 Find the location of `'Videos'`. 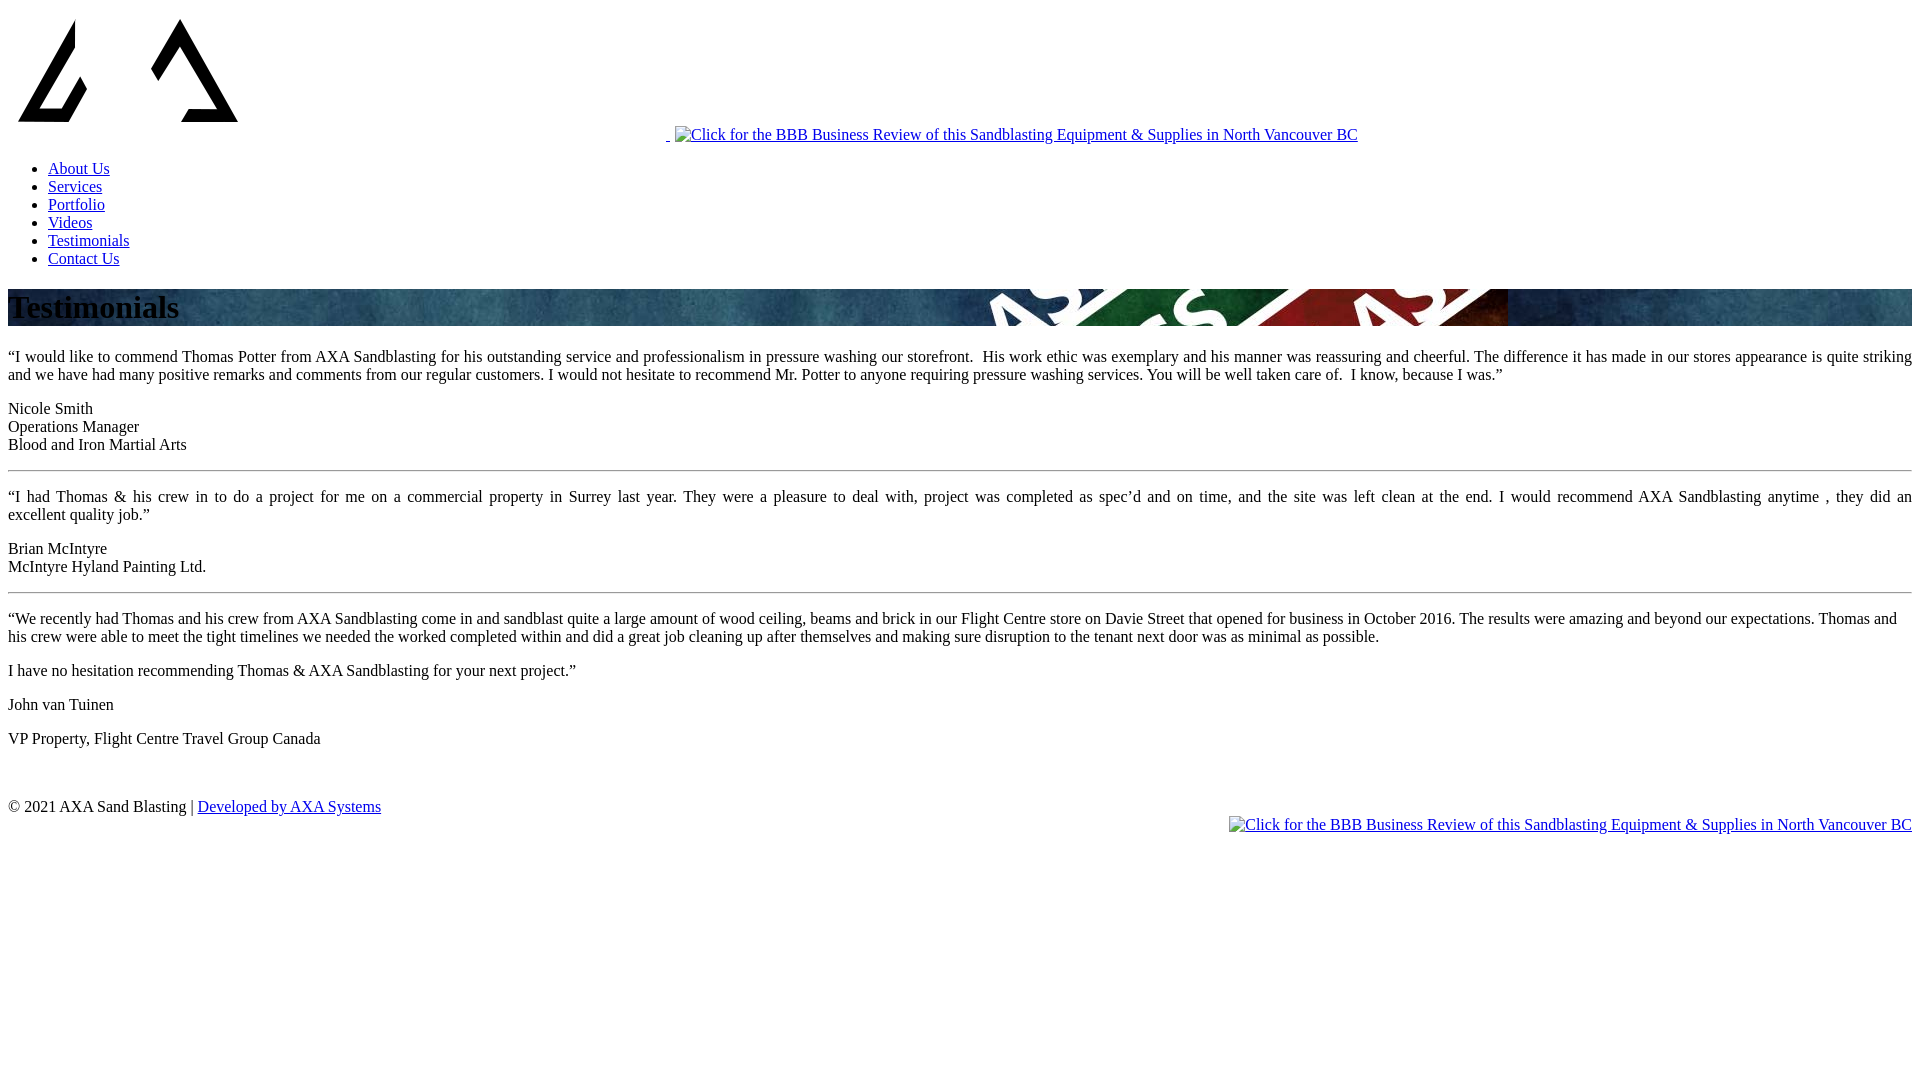

'Videos' is located at coordinates (70, 222).